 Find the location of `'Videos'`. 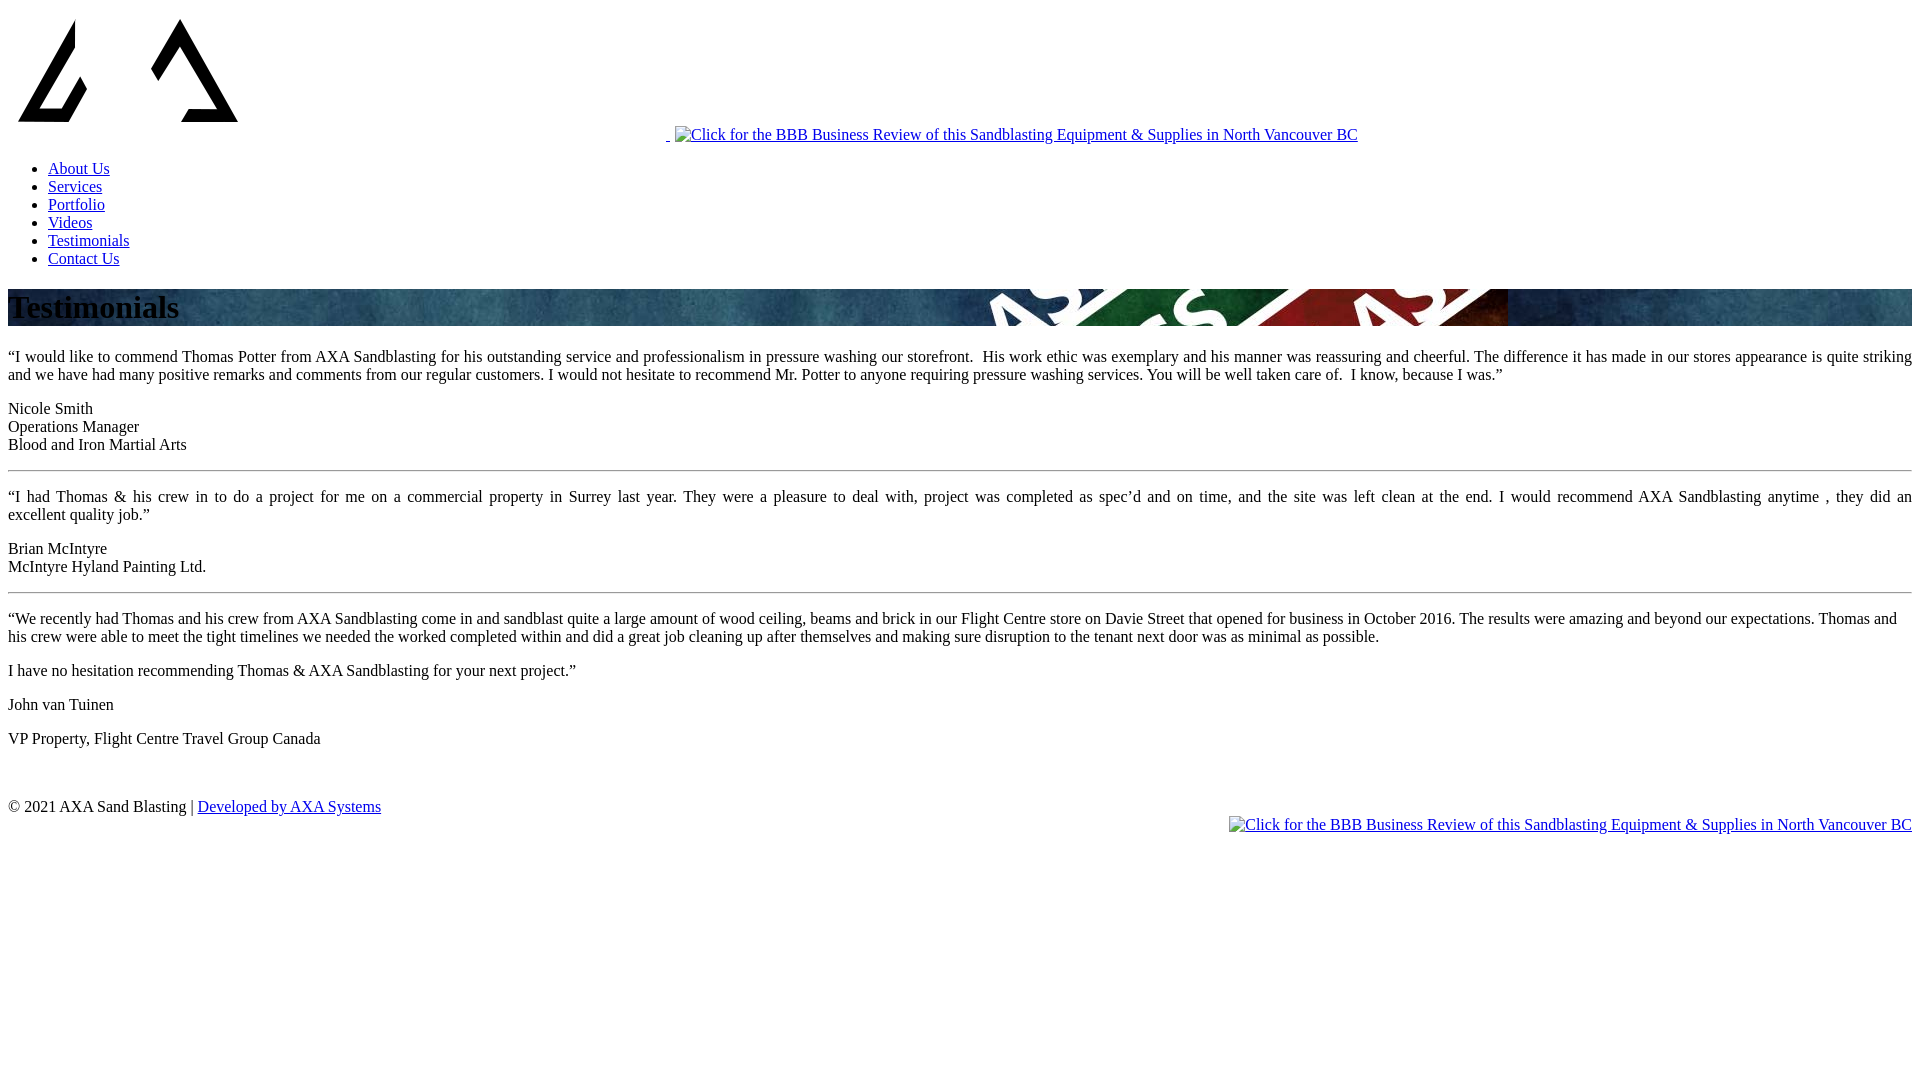

'Videos' is located at coordinates (70, 222).